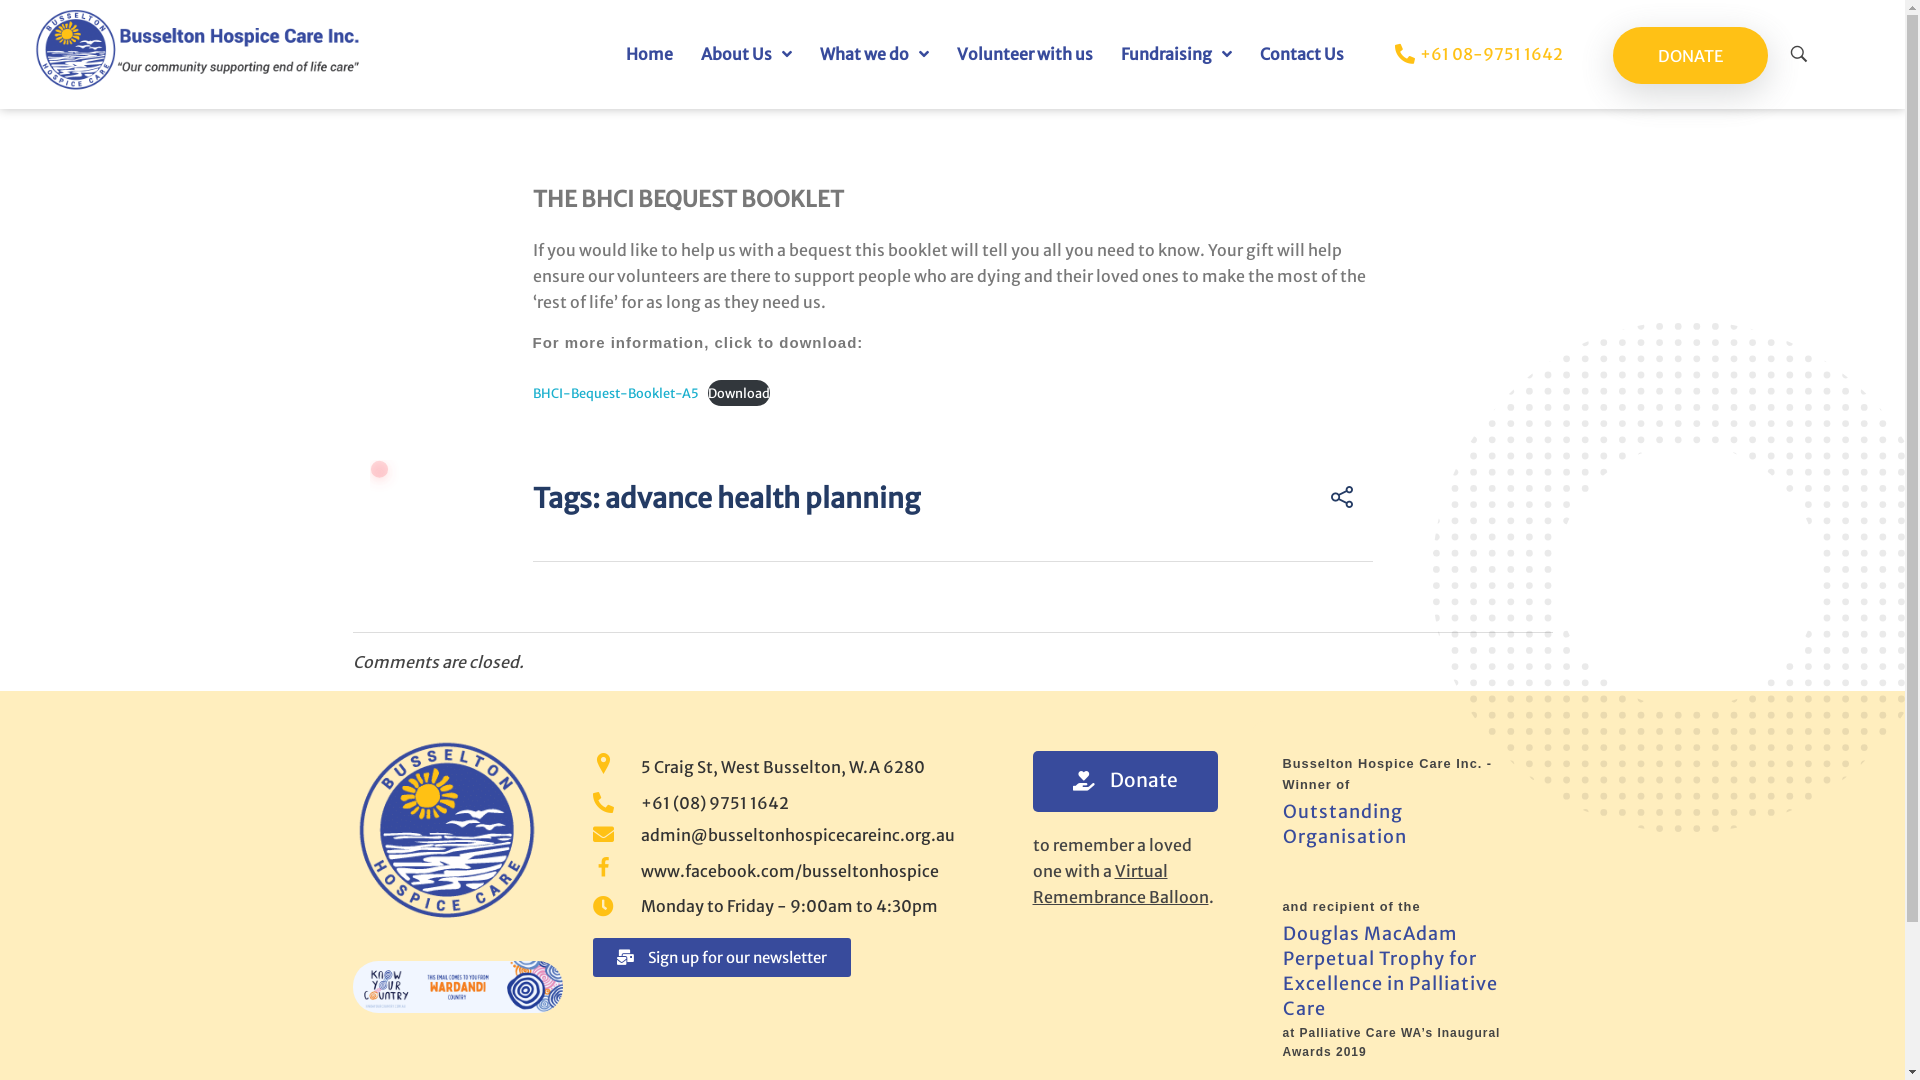 The width and height of the screenshot is (1920, 1080). Describe the element at coordinates (874, 53) in the screenshot. I see `'What we do'` at that location.